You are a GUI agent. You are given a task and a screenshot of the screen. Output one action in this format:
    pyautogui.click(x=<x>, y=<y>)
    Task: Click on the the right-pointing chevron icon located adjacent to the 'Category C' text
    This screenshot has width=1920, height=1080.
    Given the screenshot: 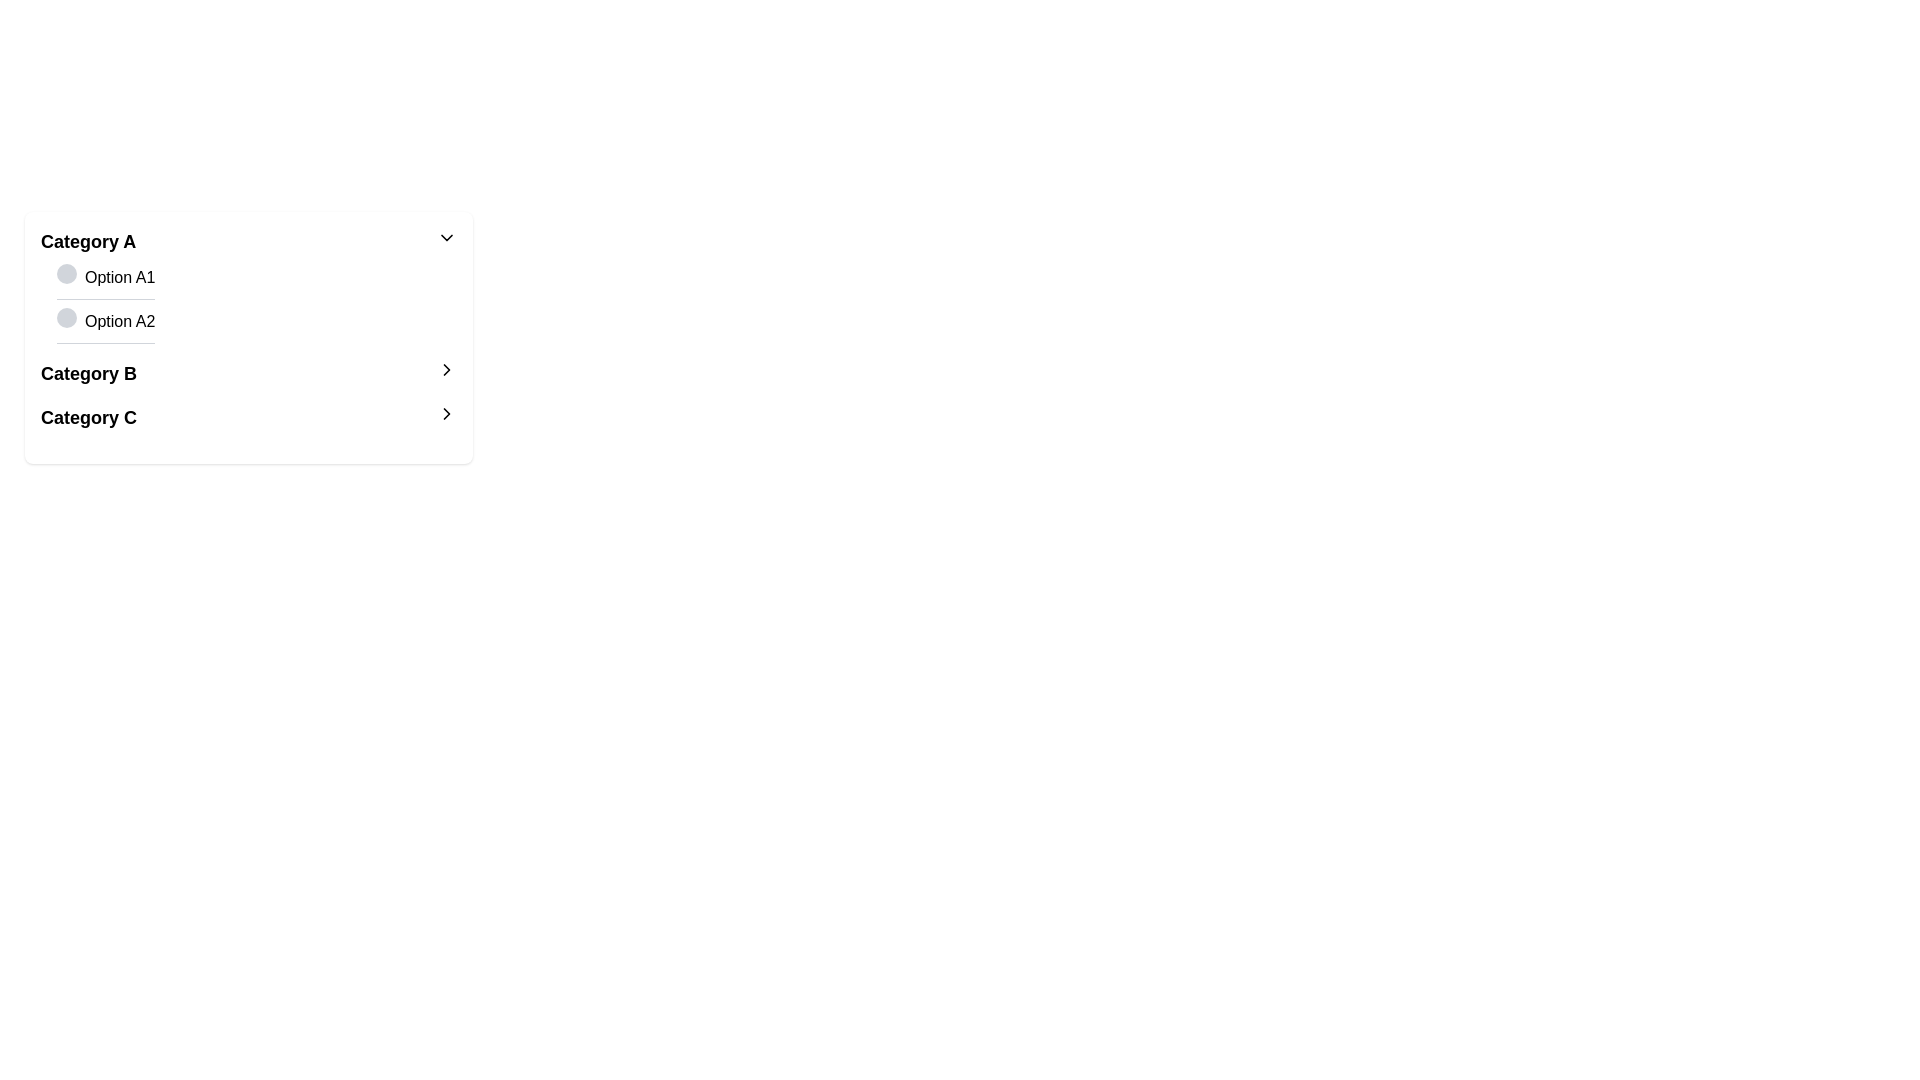 What is the action you would take?
    pyautogui.click(x=445, y=412)
    